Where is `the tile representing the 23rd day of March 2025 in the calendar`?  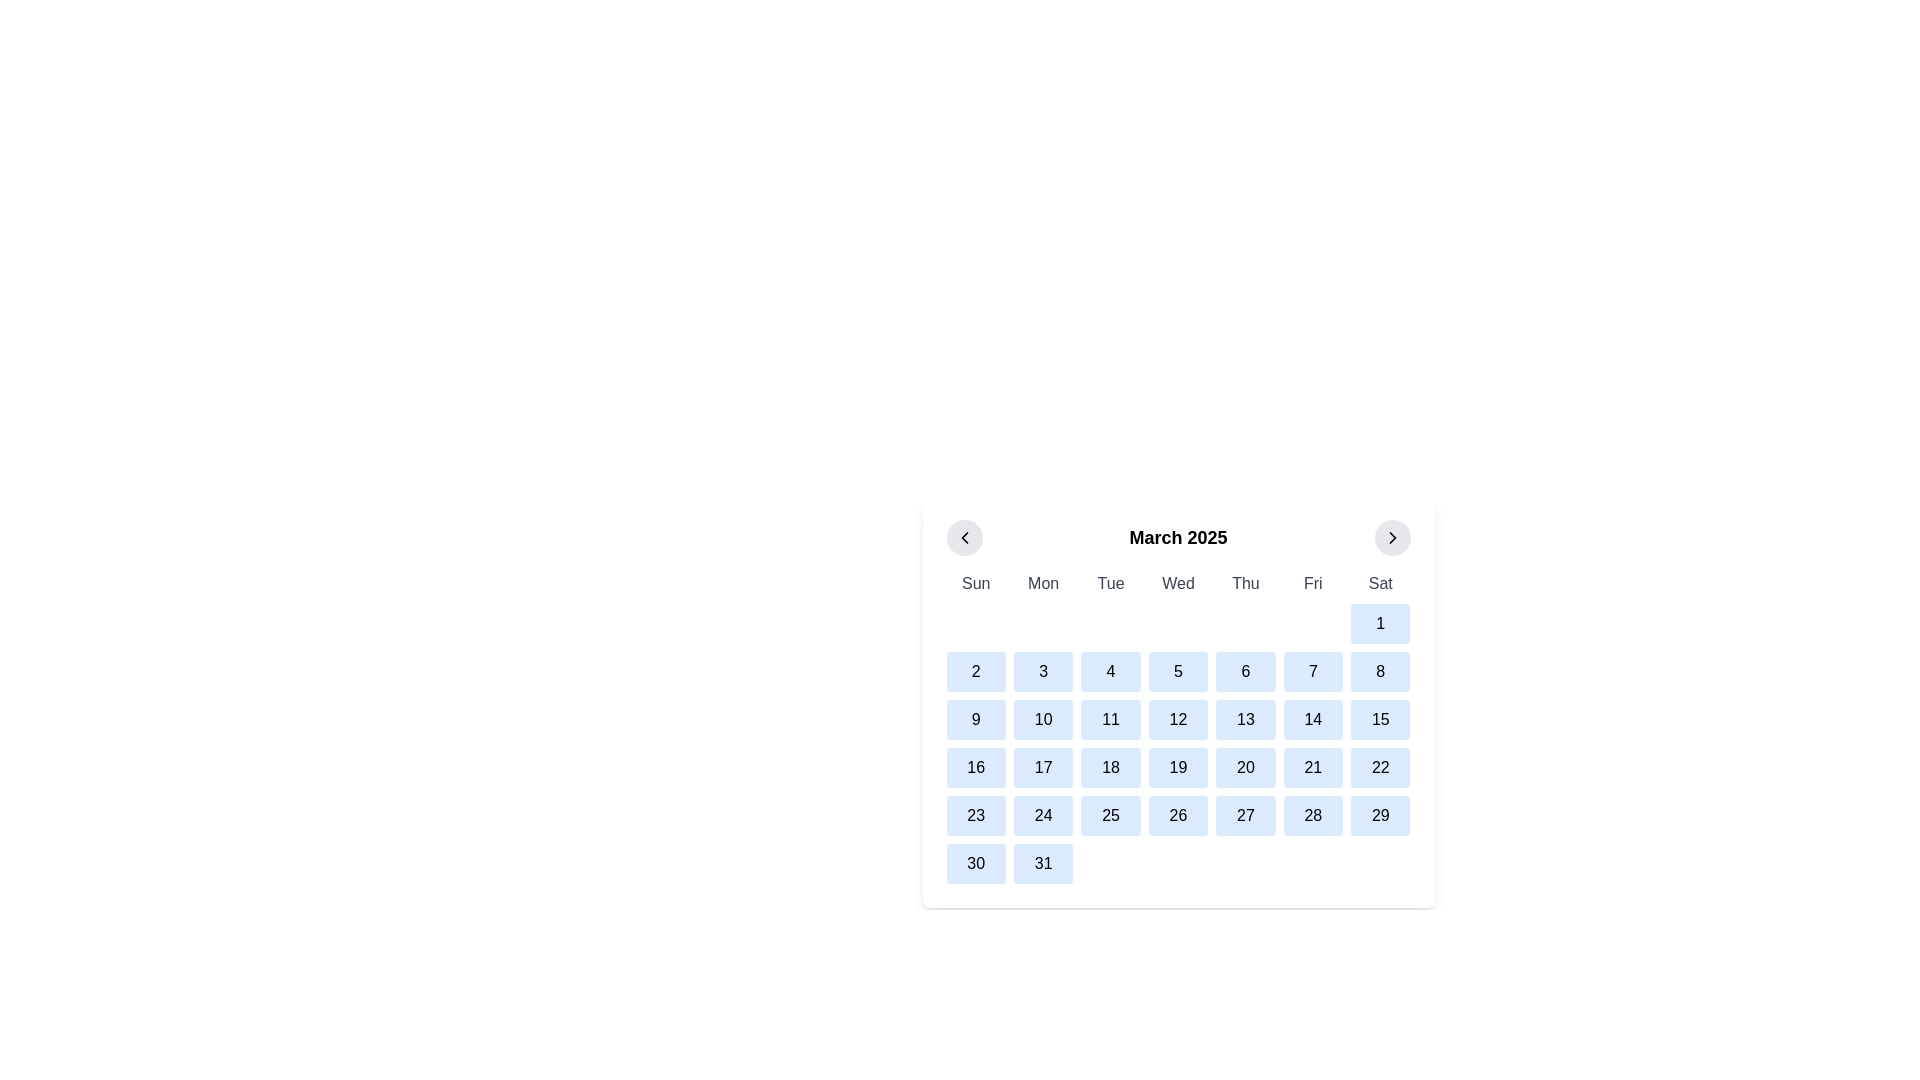 the tile representing the 23rd day of March 2025 in the calendar is located at coordinates (976, 816).